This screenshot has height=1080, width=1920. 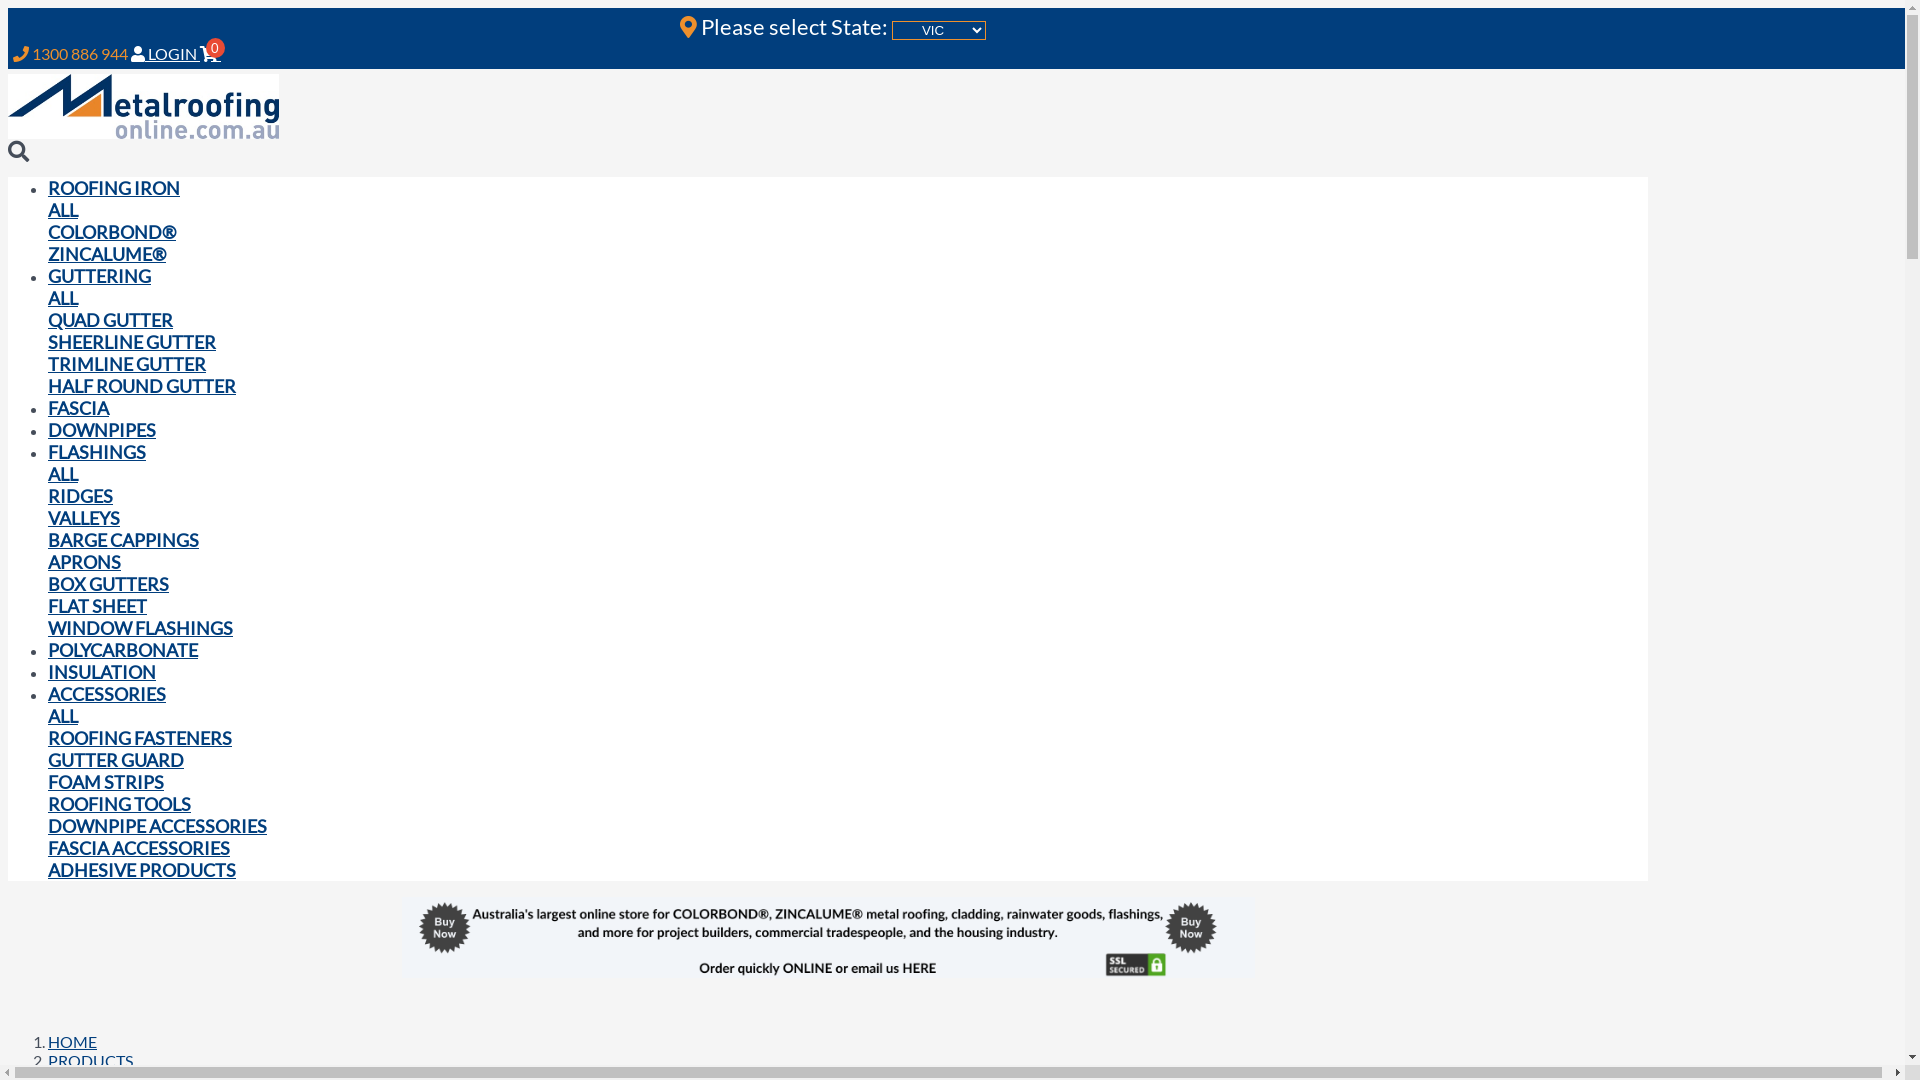 What do you see at coordinates (107, 583) in the screenshot?
I see `'BOX GUTTERS'` at bounding box center [107, 583].